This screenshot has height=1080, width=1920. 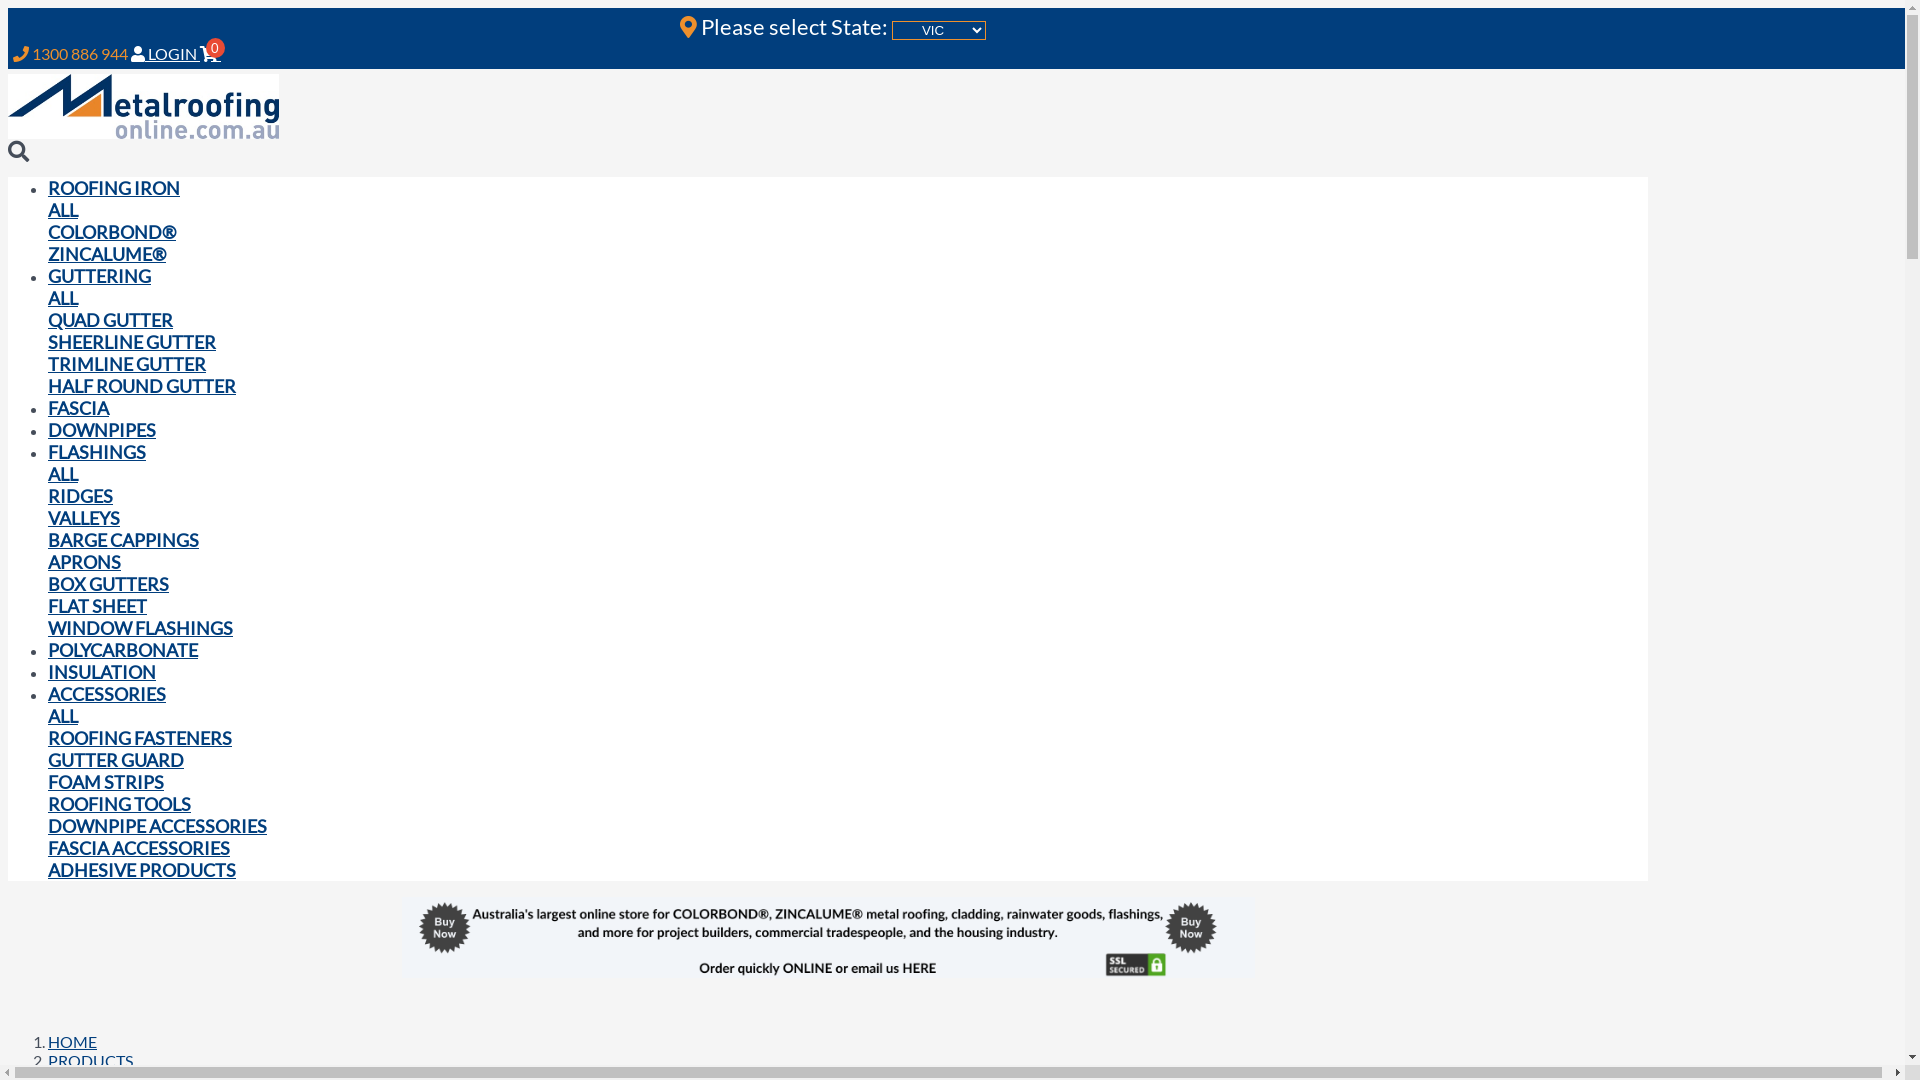 What do you see at coordinates (107, 583) in the screenshot?
I see `'BOX GUTTERS'` at bounding box center [107, 583].